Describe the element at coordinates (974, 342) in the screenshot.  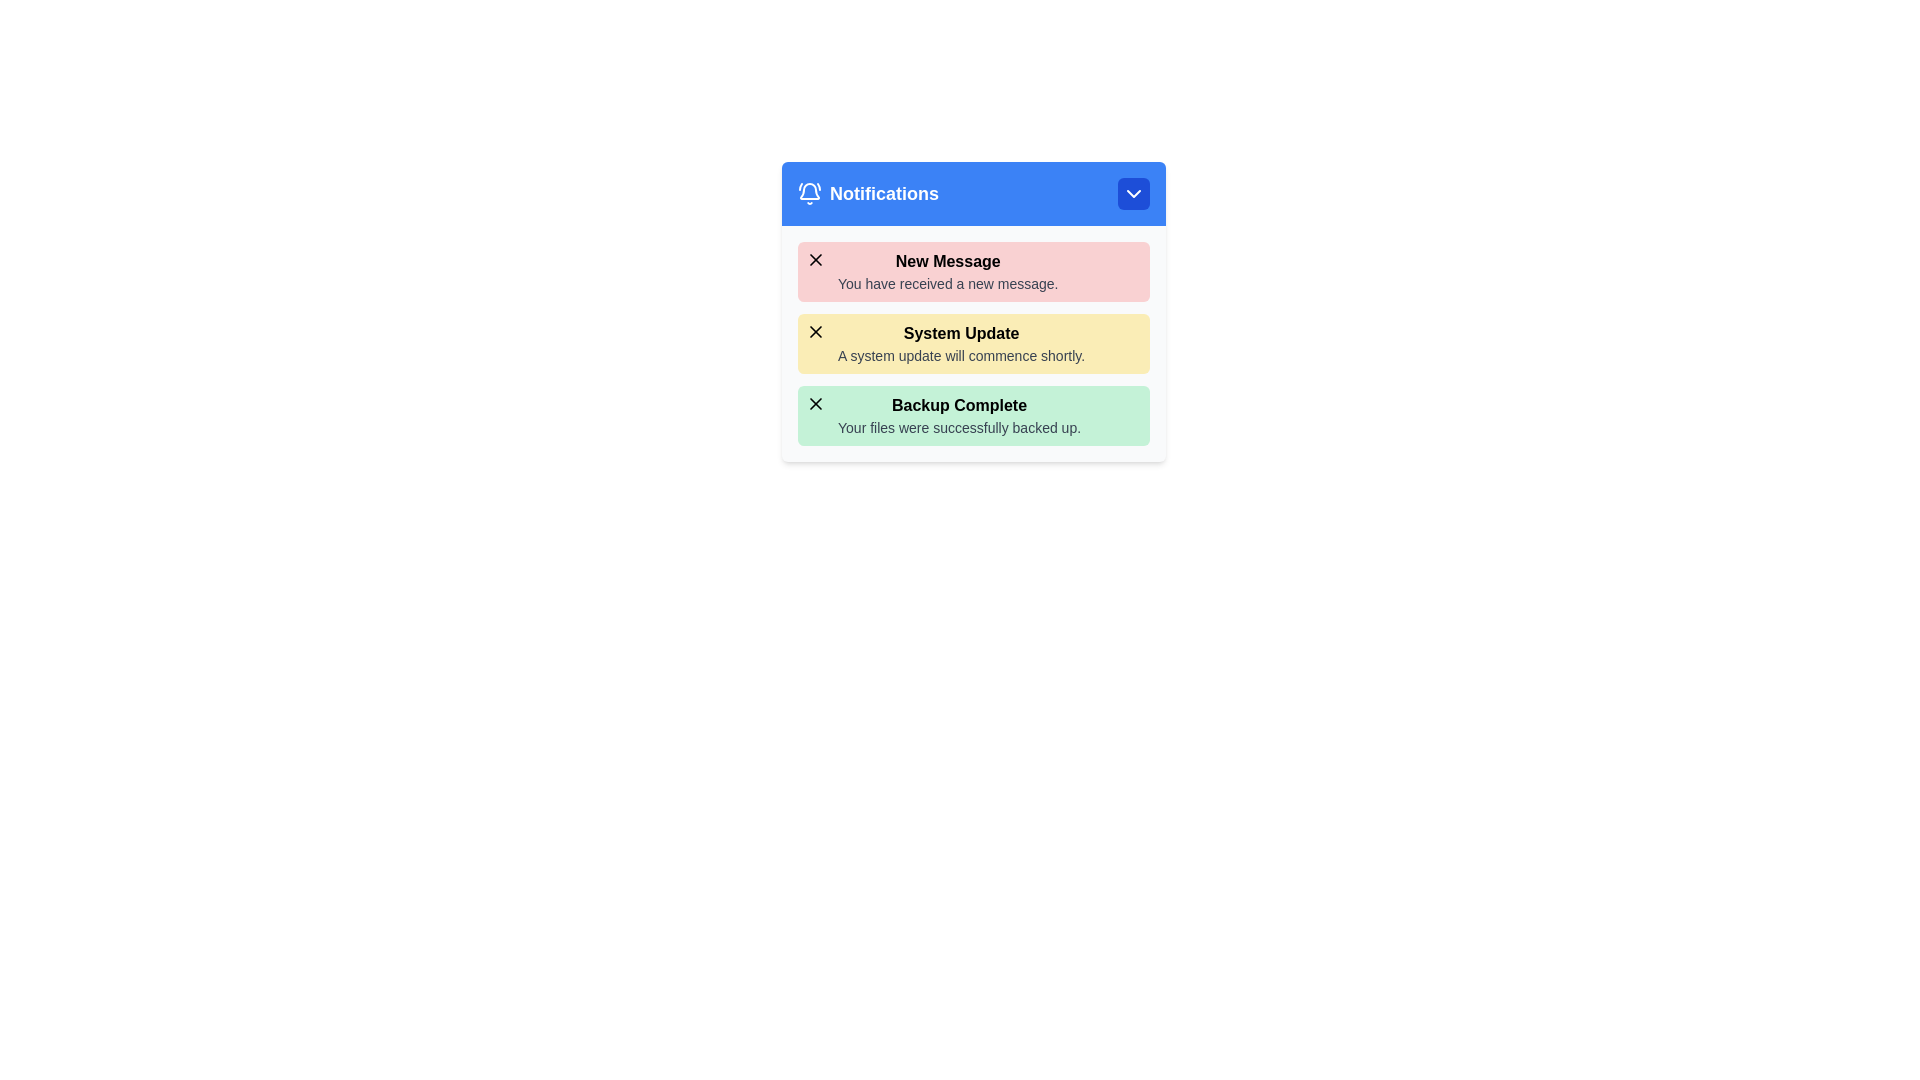
I see `notification text from the middle notification box in the notifications panel which alerts the user about a system update` at that location.